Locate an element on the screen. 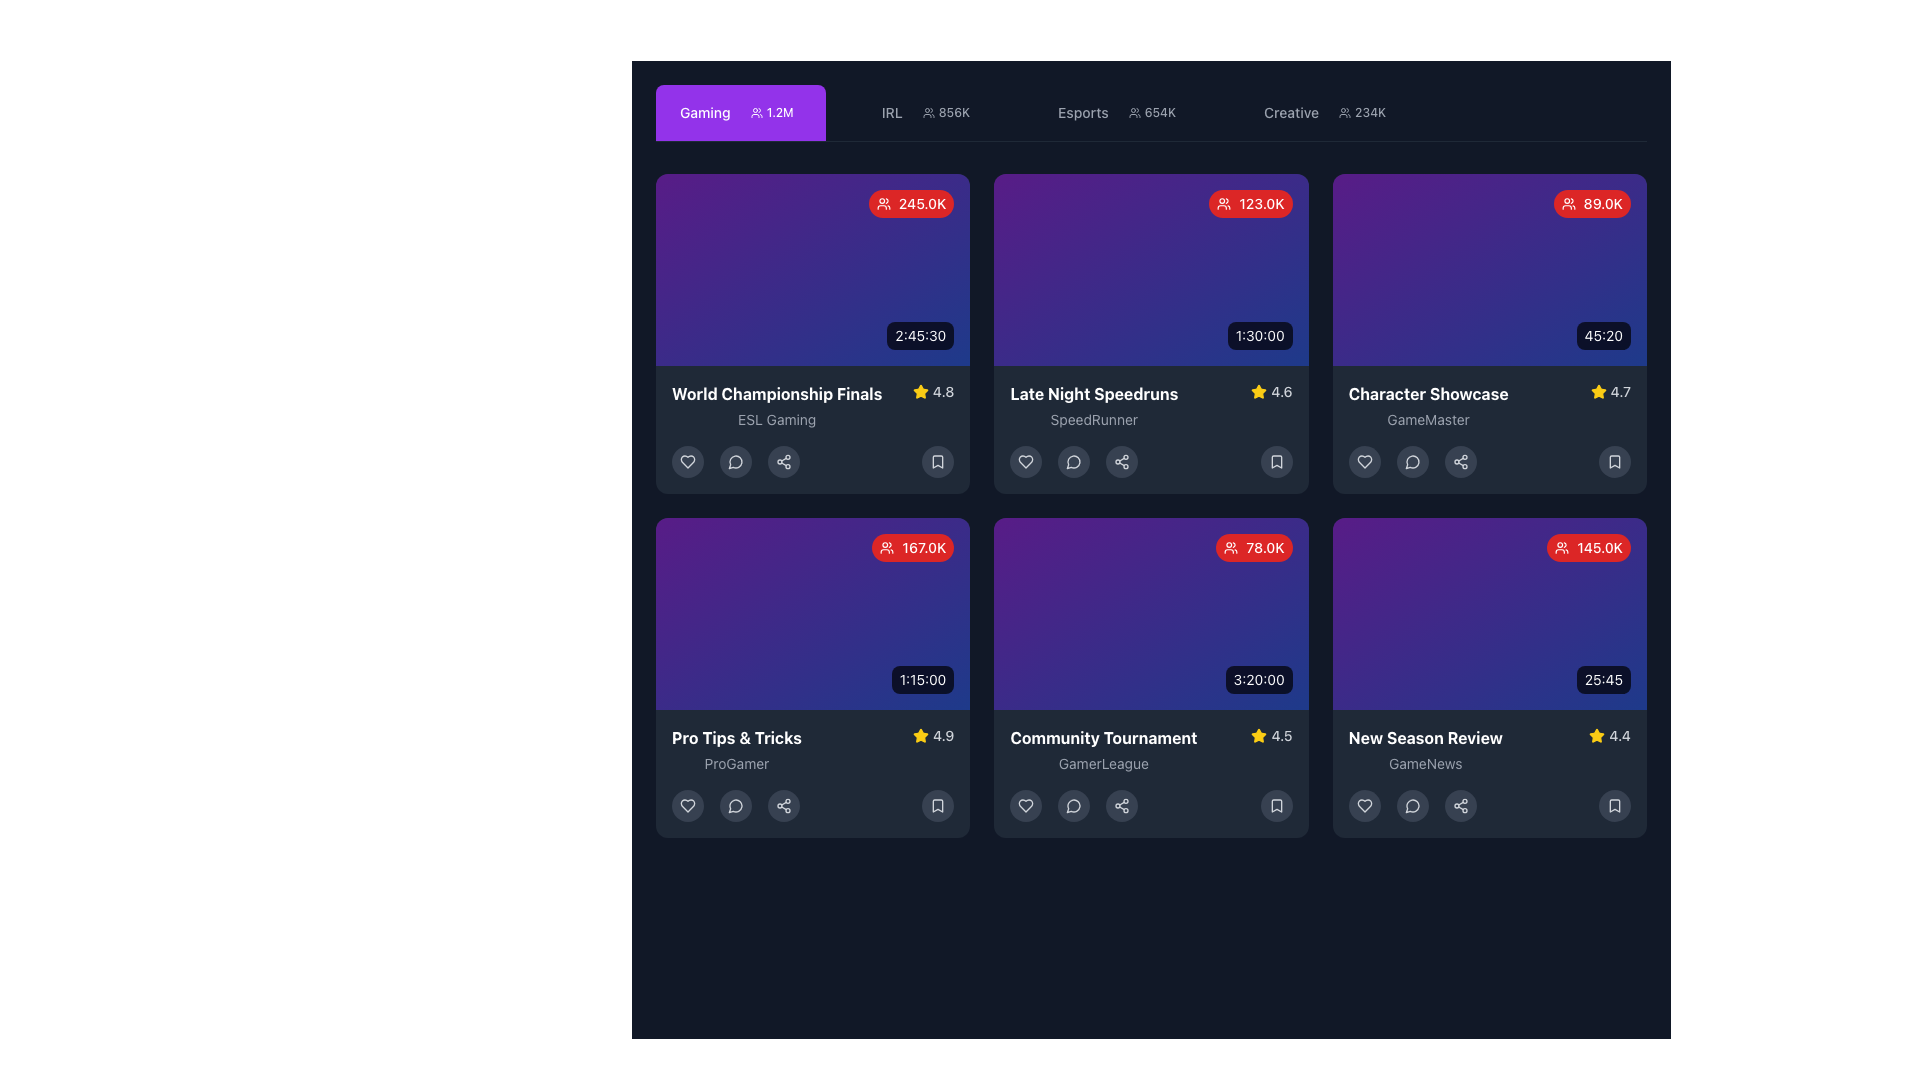 This screenshot has width=1920, height=1080. the rating component displaying a star icon filled with yellow and the numeric value '4.6', located in the bottom-right corner of the 'Late Night Speedruns' card is located at coordinates (1271, 392).